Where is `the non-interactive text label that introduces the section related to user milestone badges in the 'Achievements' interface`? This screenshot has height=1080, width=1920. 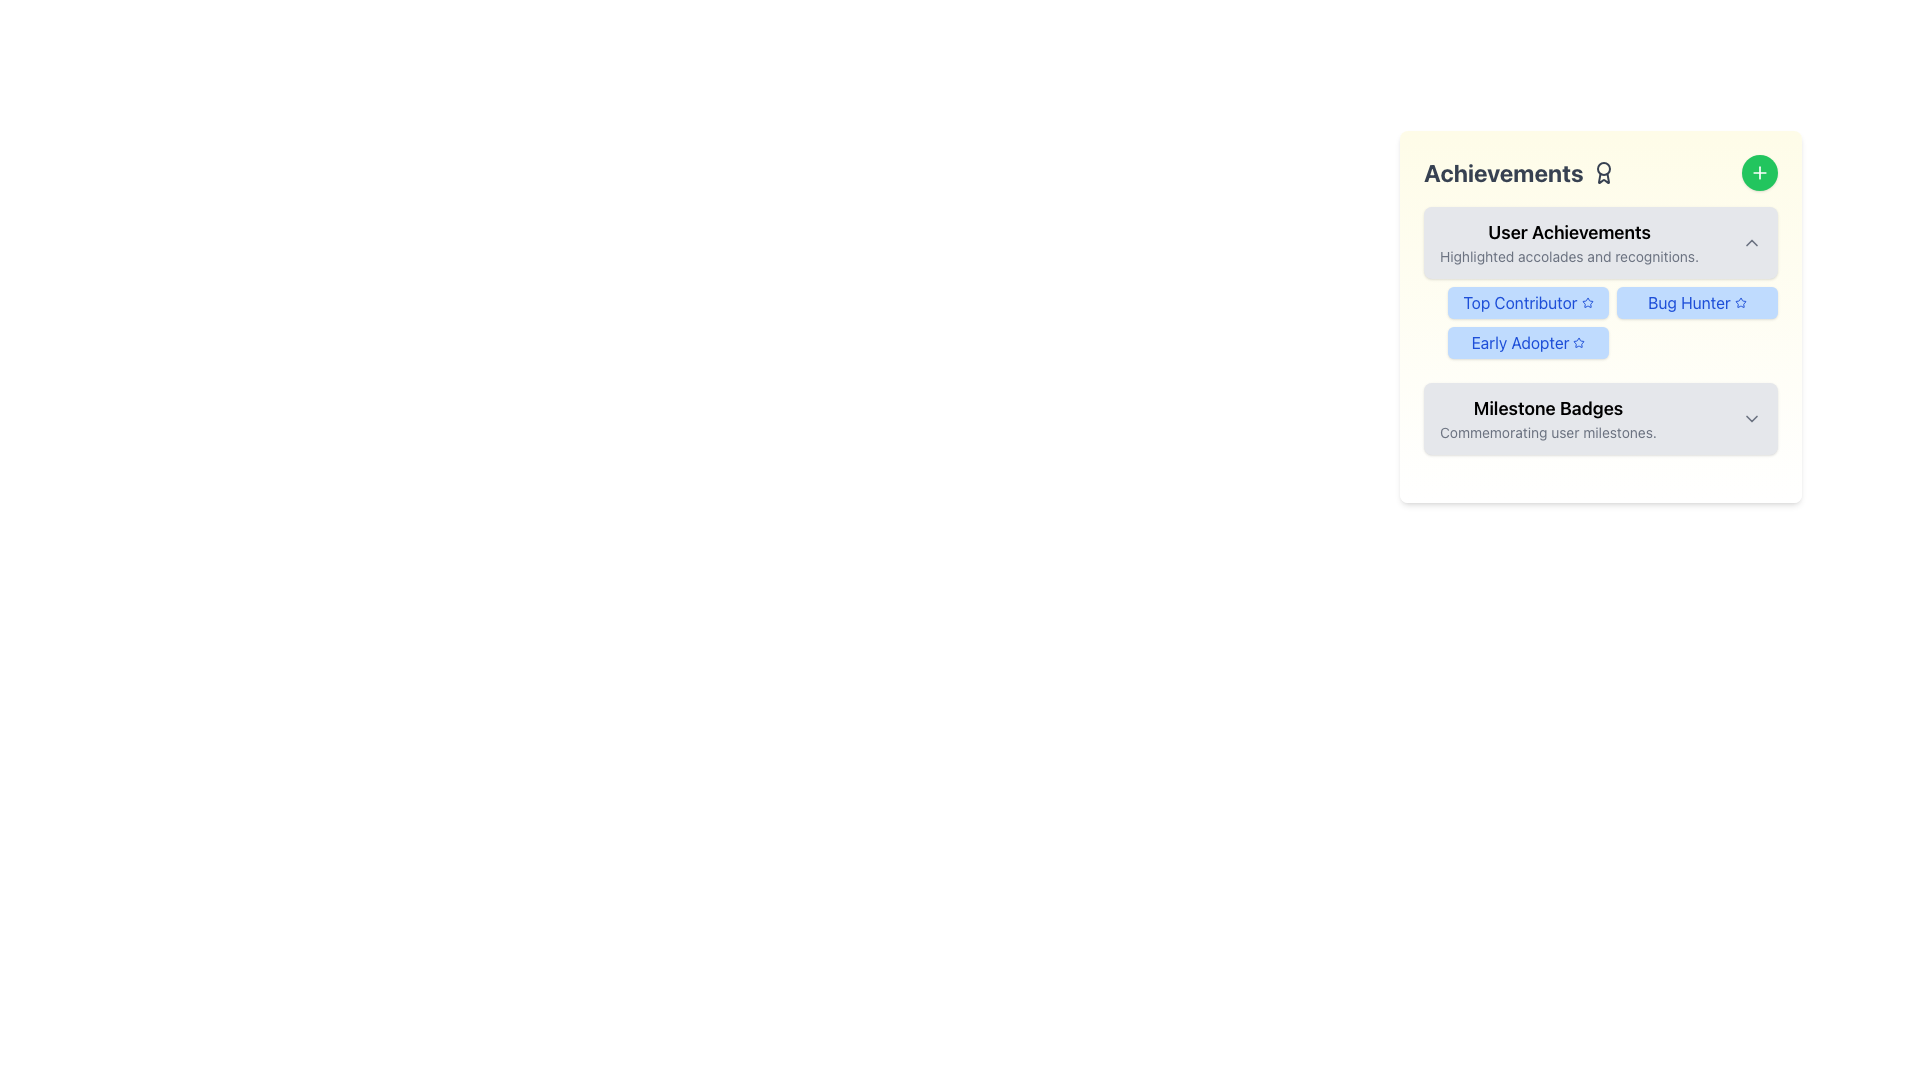 the non-interactive text label that introduces the section related to user milestone badges in the 'Achievements' interface is located at coordinates (1547, 407).